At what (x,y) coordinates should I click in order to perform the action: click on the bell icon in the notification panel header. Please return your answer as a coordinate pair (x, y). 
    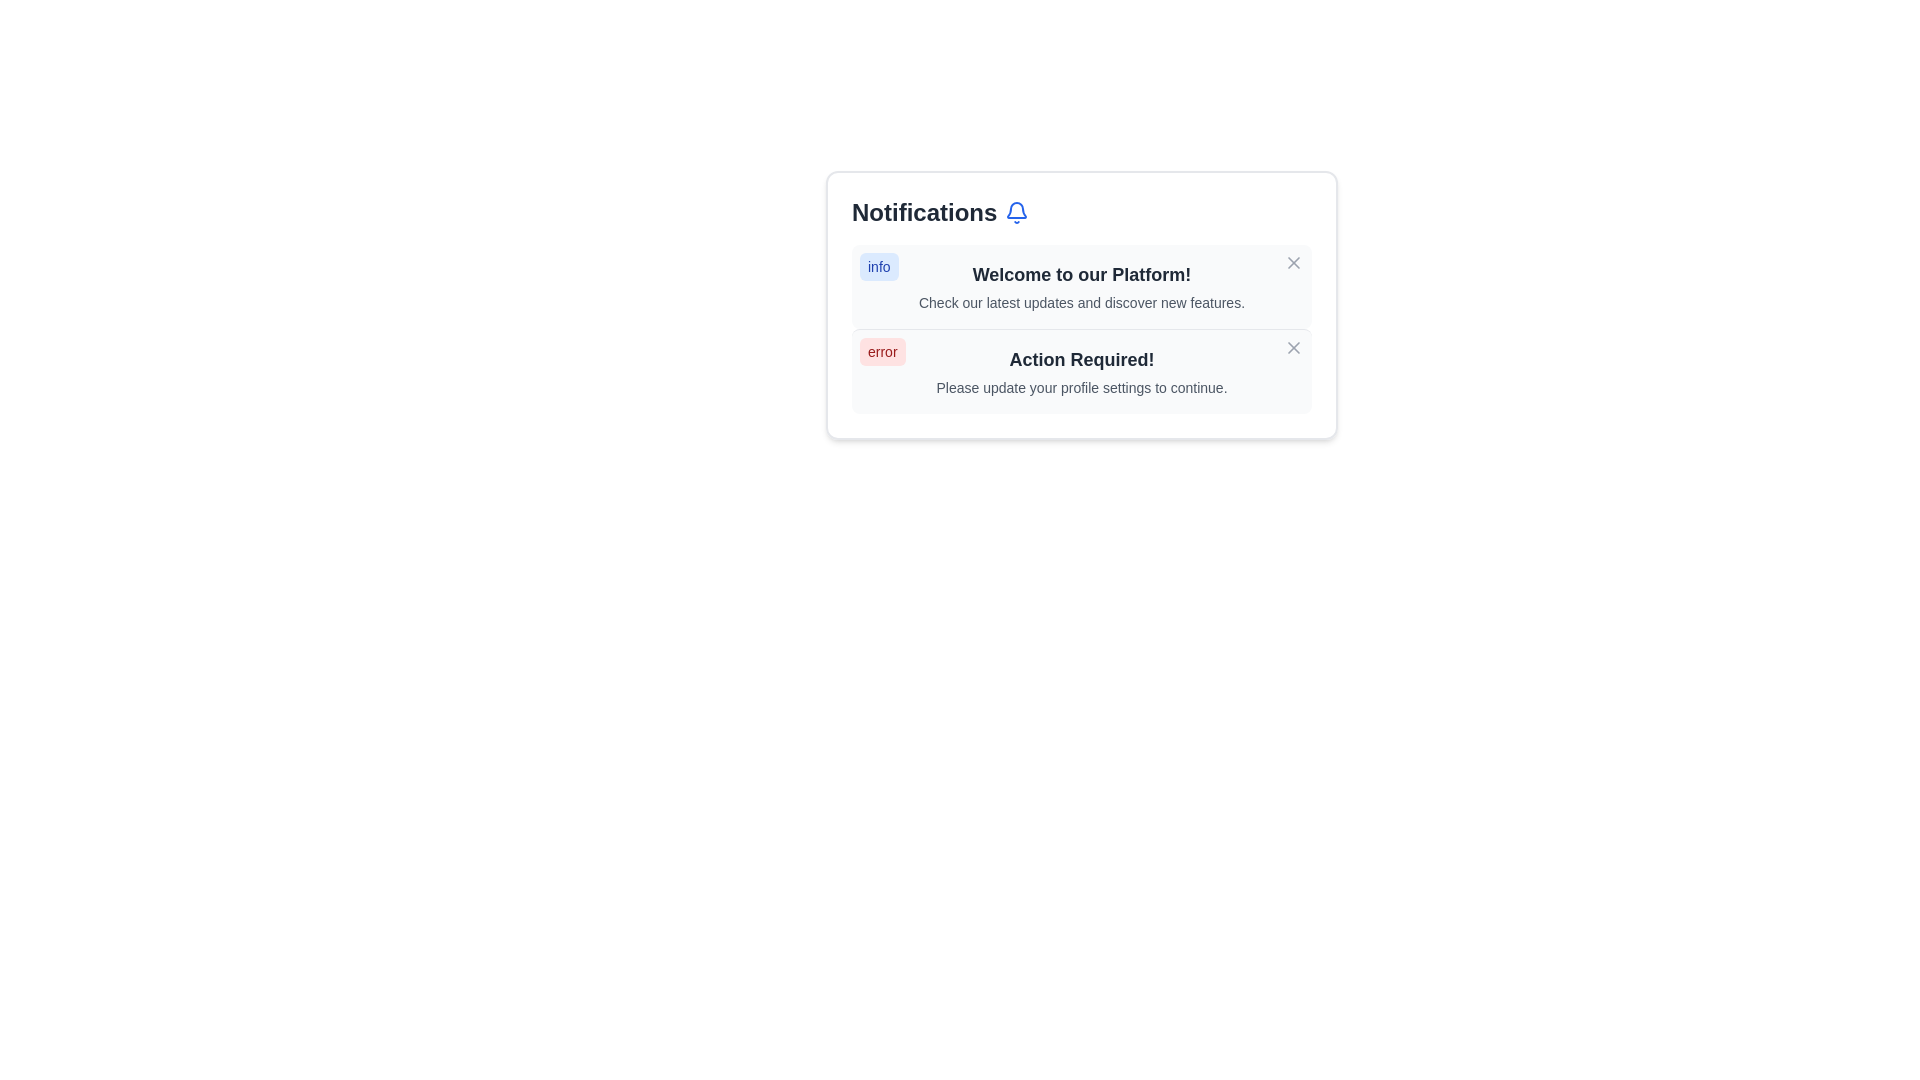
    Looking at the image, I should click on (1017, 212).